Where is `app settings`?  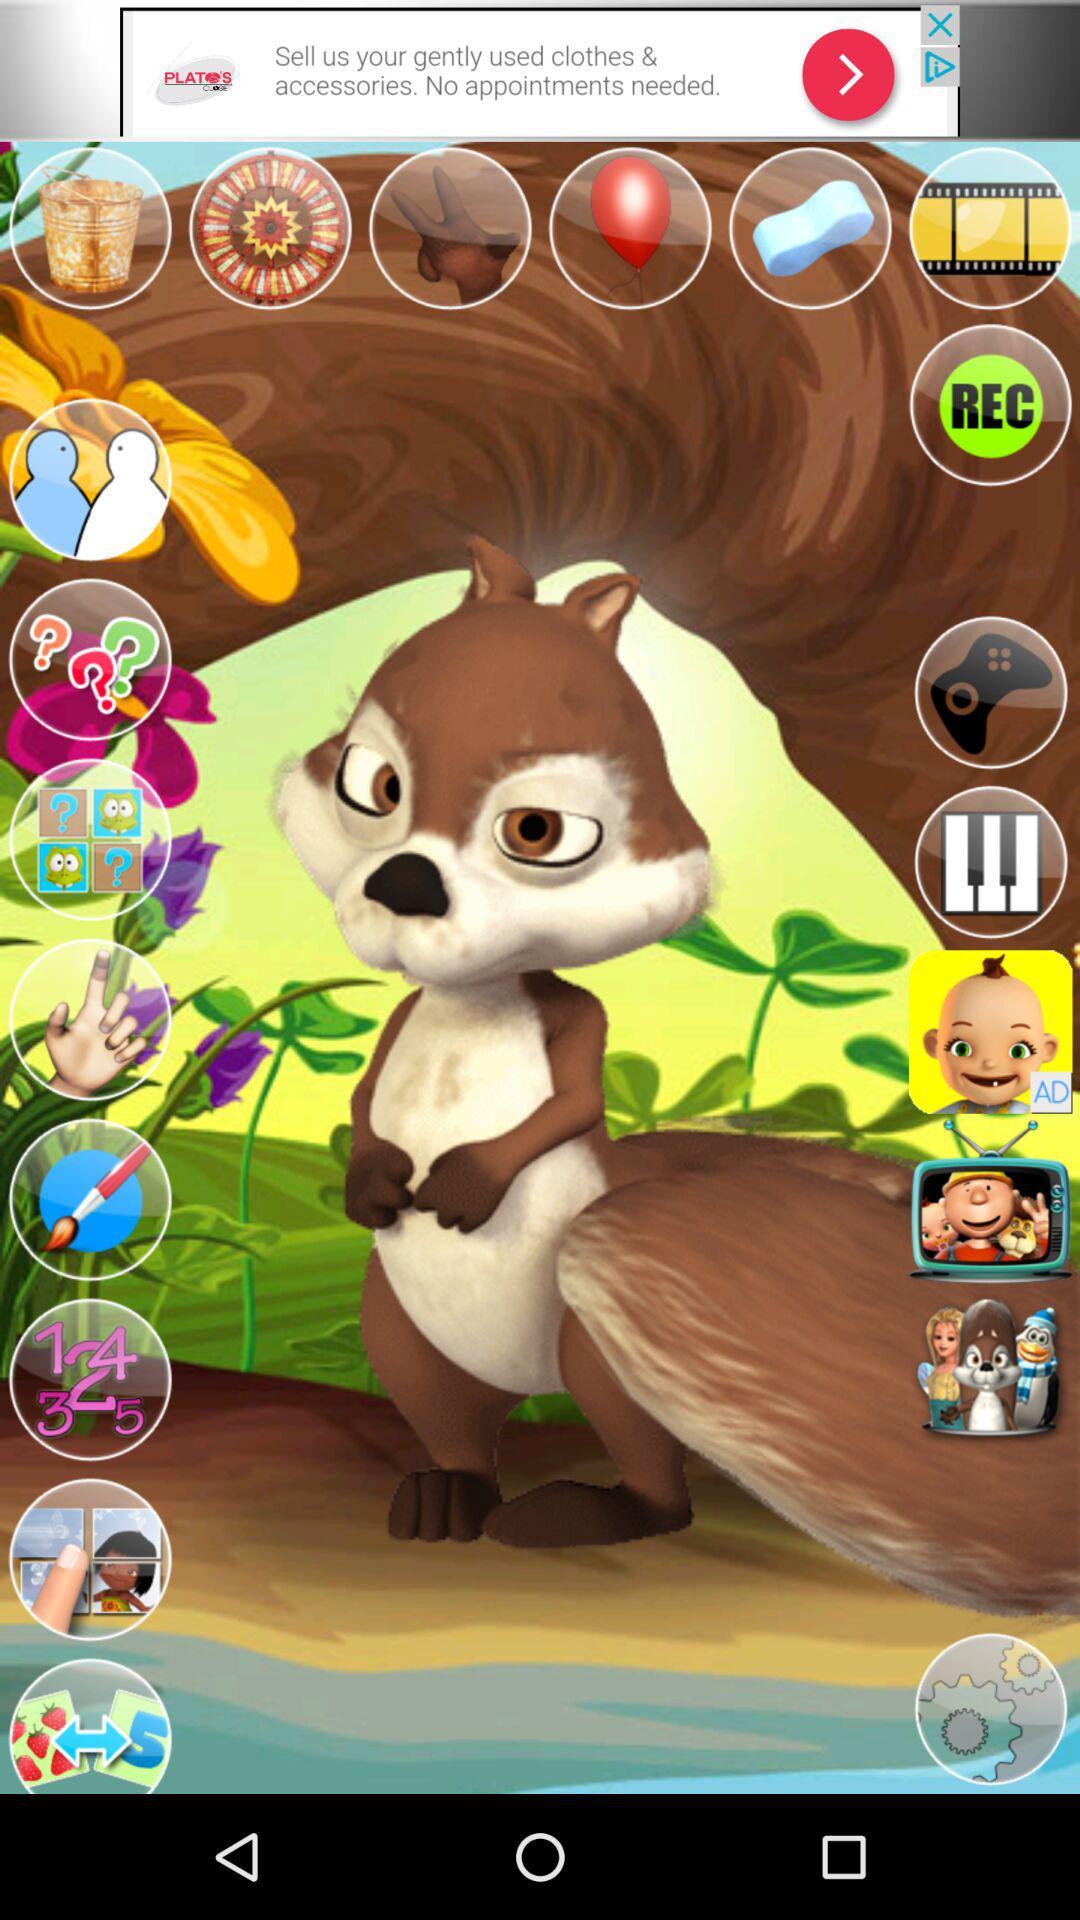 app settings is located at coordinates (990, 1708).